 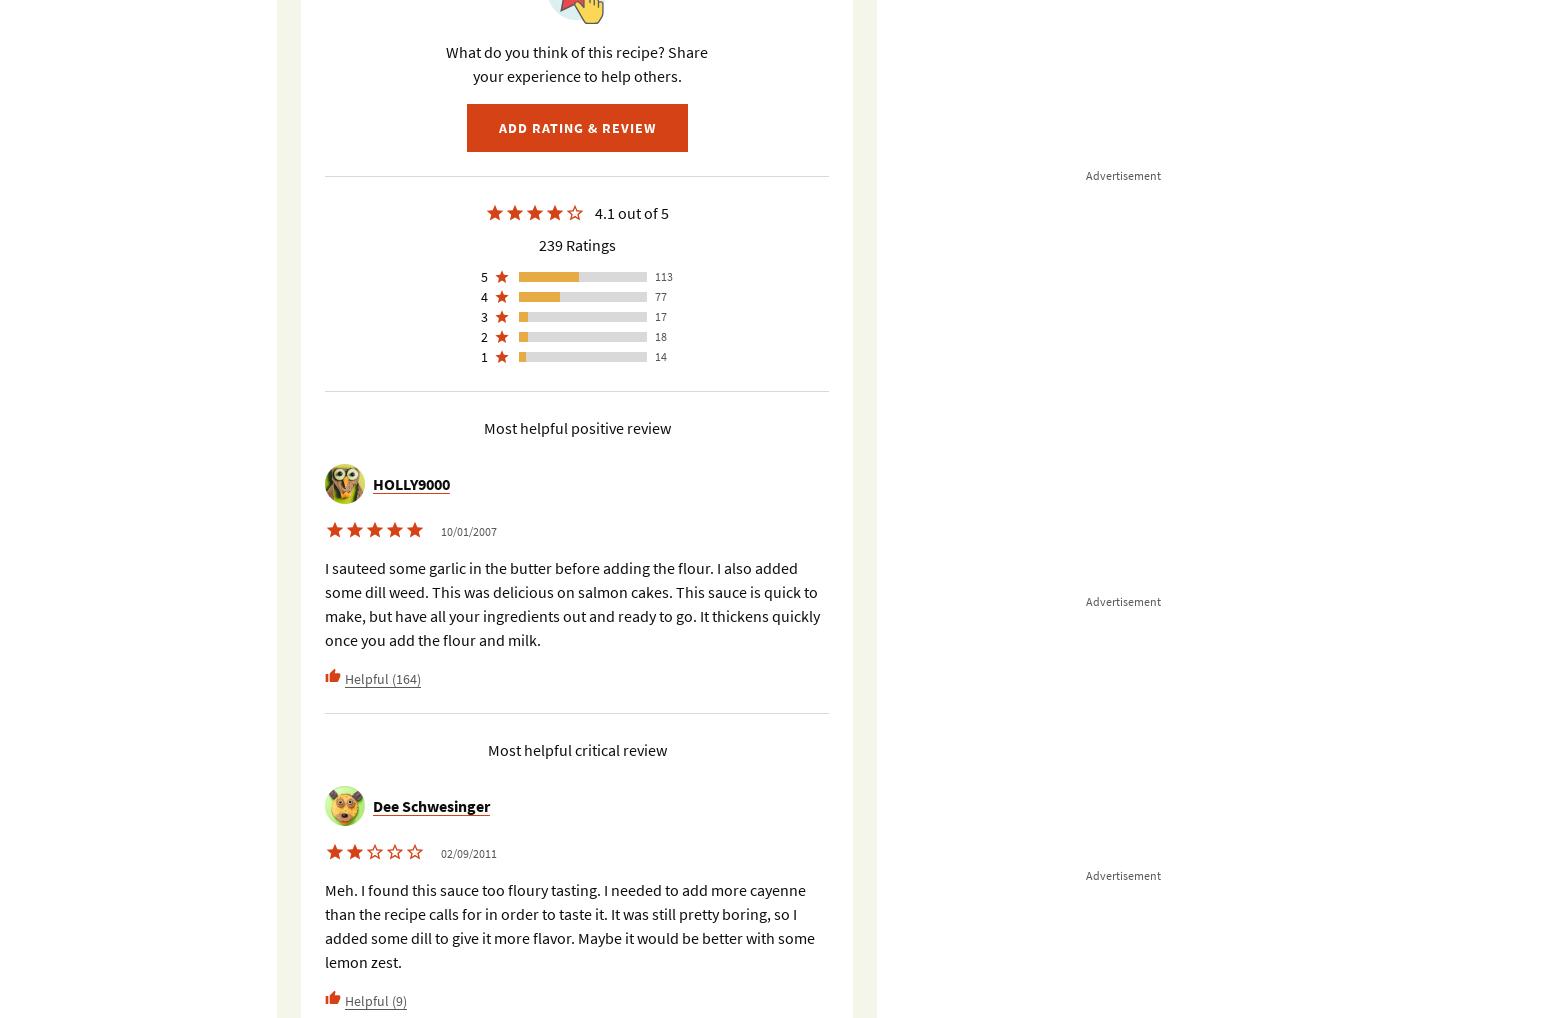 What do you see at coordinates (431, 805) in the screenshot?
I see `'Dee Schwesinger'` at bounding box center [431, 805].